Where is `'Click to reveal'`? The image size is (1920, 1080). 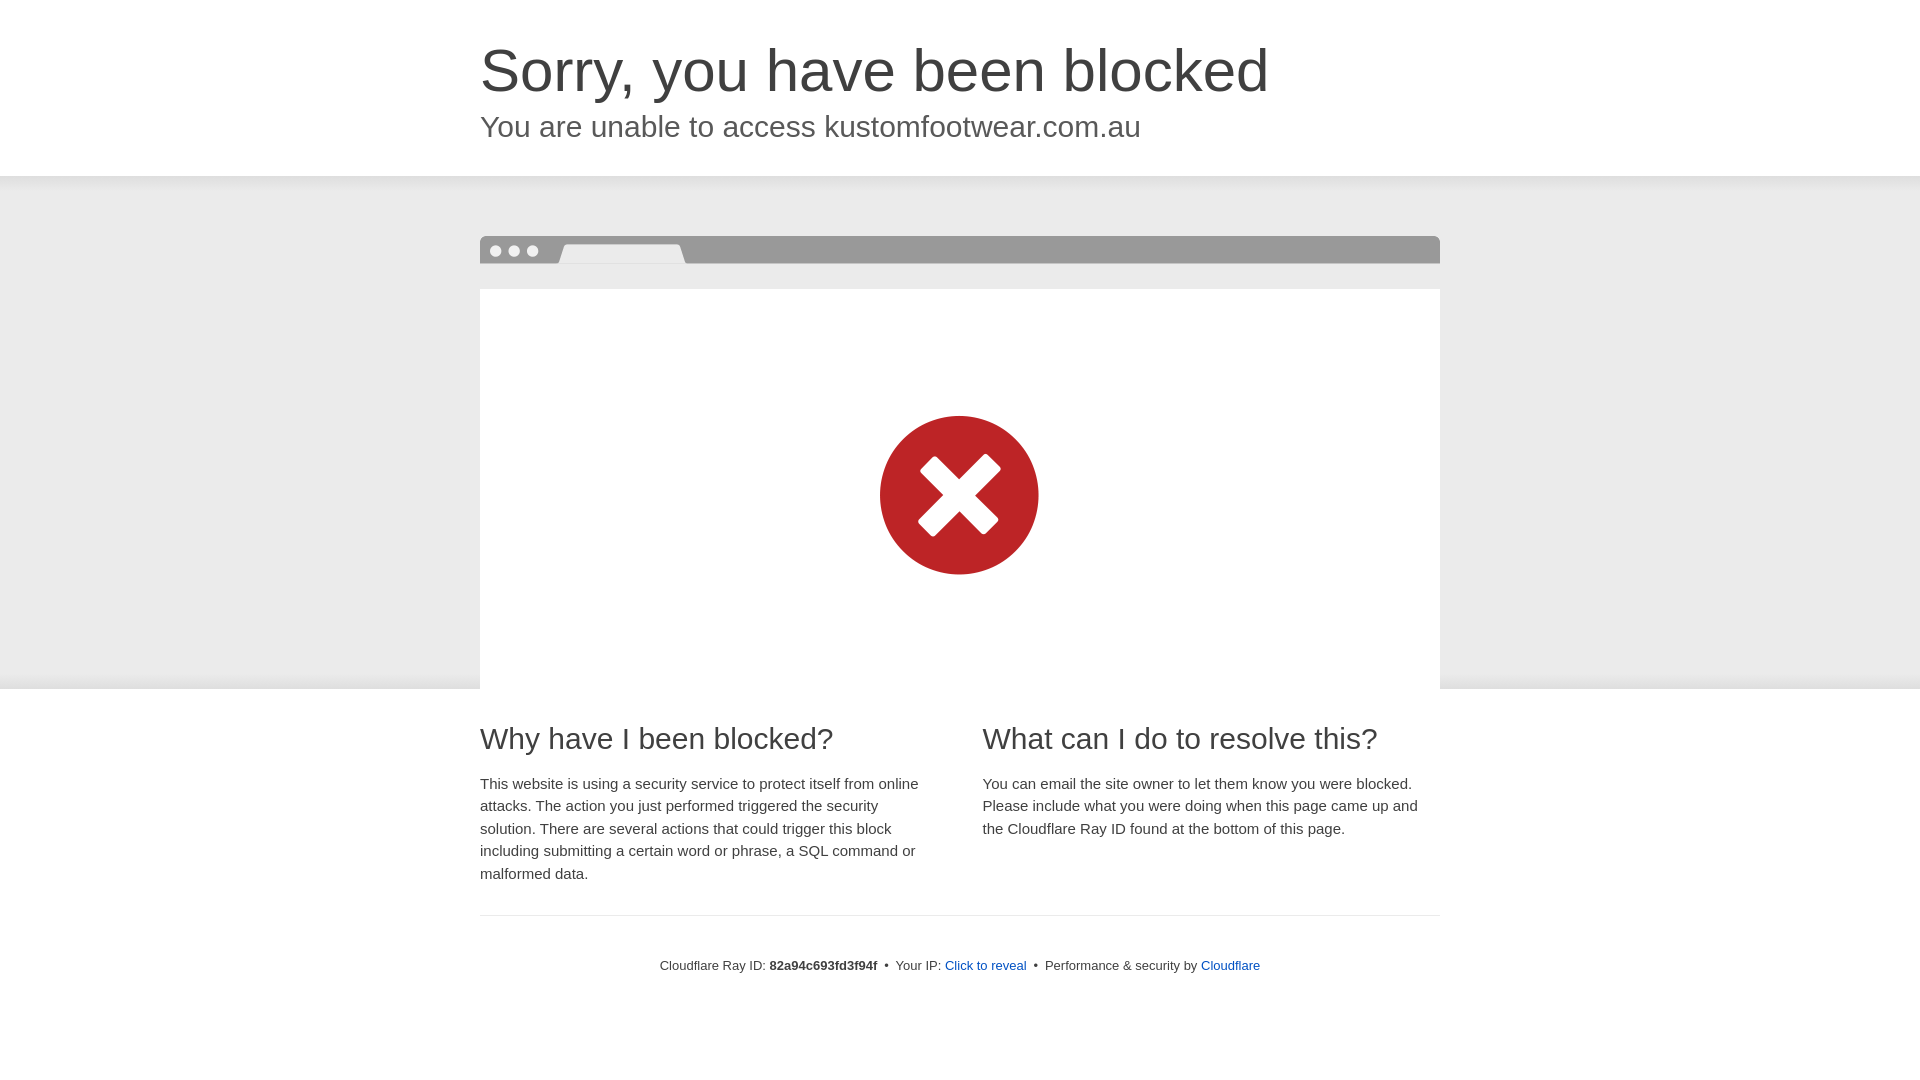
'Click to reveal' is located at coordinates (944, 964).